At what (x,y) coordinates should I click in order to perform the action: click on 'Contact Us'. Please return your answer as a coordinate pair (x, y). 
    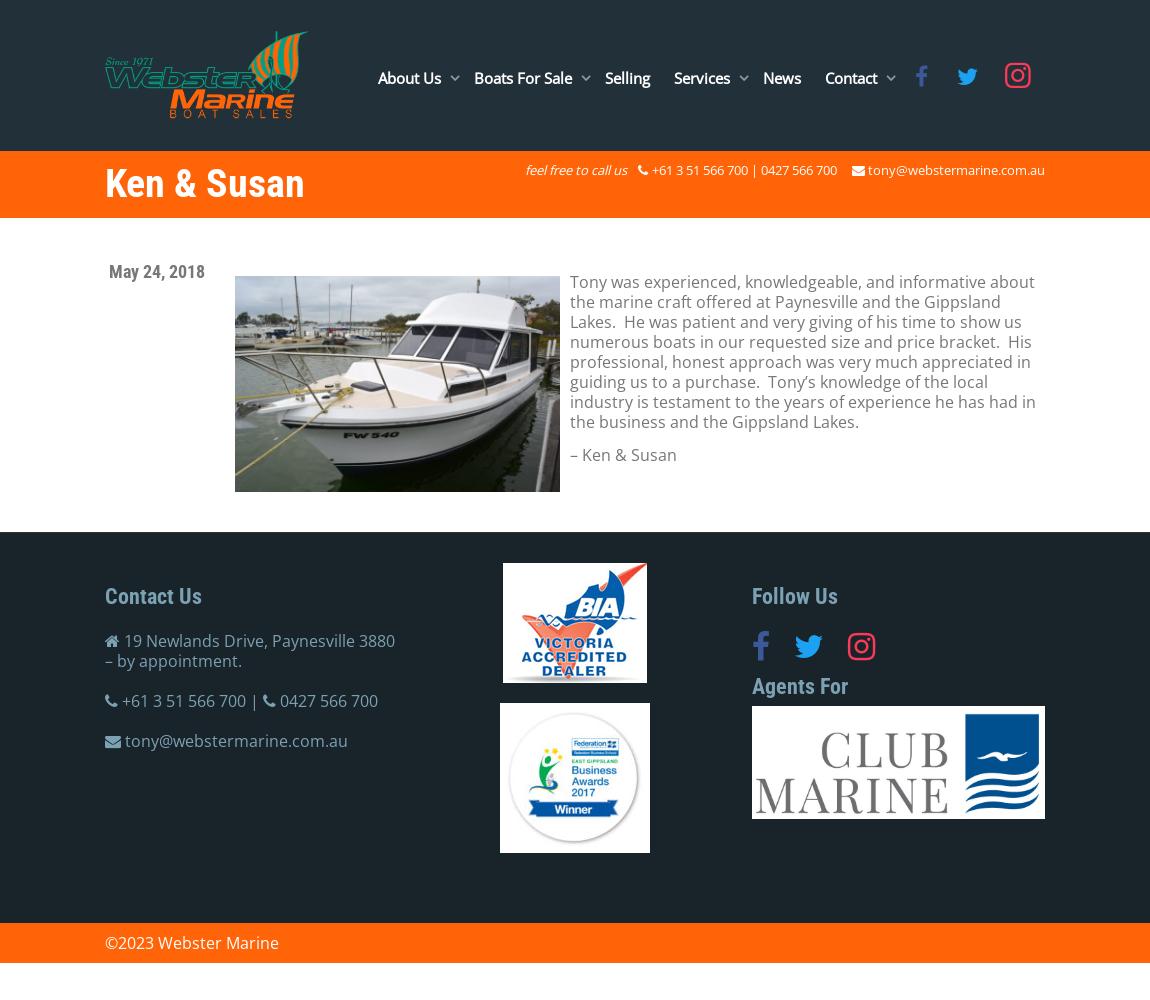
    Looking at the image, I should click on (152, 595).